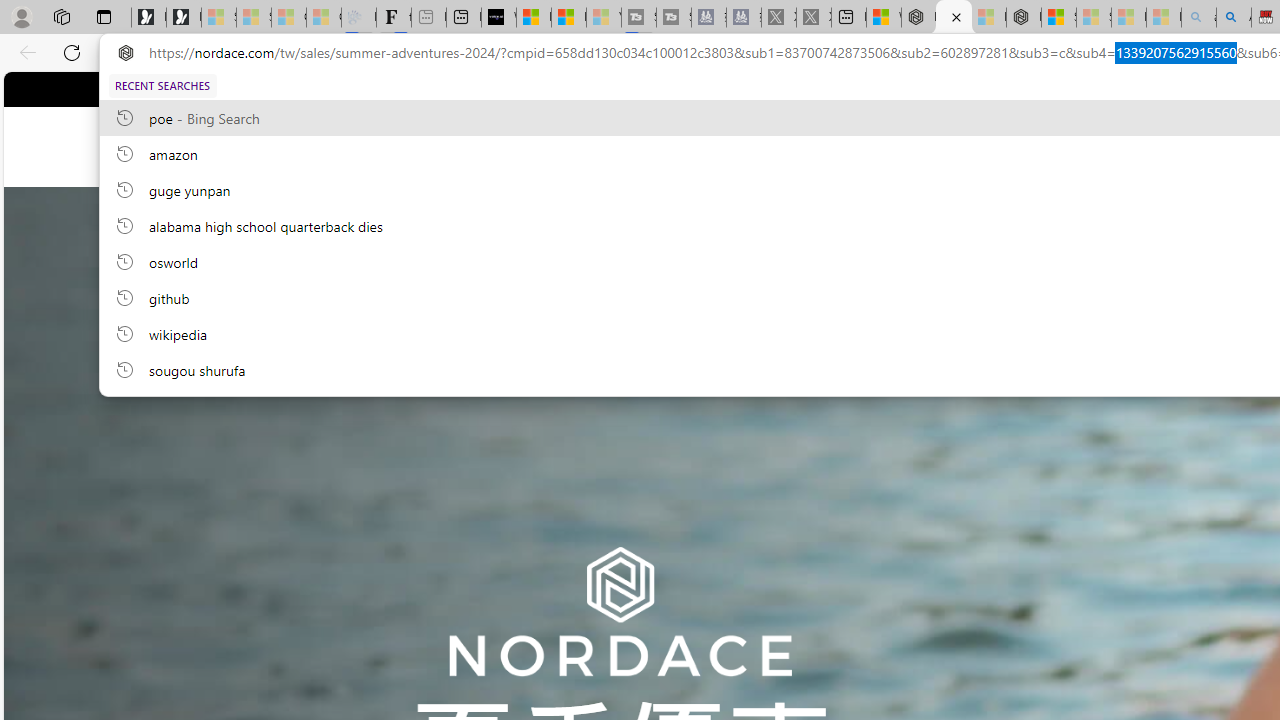 The width and height of the screenshot is (1280, 720). I want to click on 'Microsoft Start Sports', so click(534, 17).